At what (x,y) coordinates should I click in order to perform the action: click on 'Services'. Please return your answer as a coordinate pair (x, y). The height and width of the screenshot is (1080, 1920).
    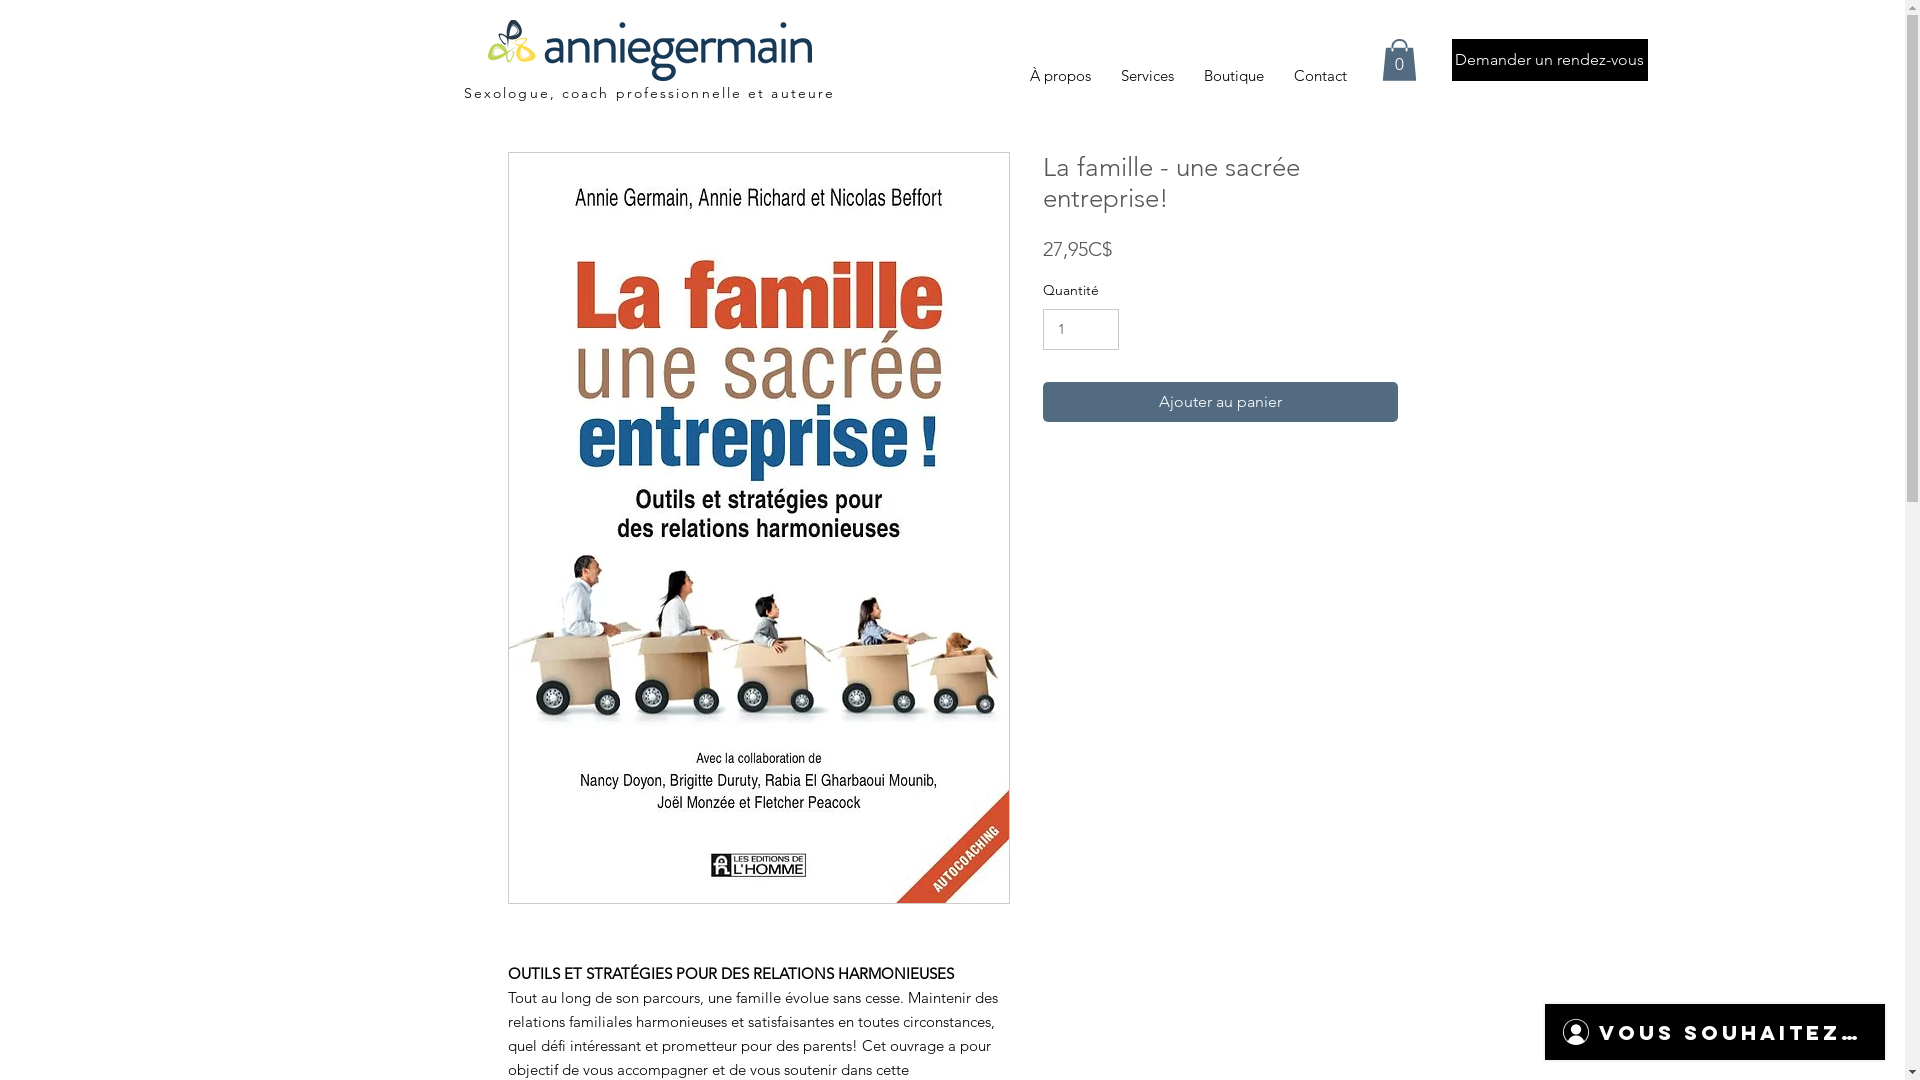
    Looking at the image, I should click on (1104, 75).